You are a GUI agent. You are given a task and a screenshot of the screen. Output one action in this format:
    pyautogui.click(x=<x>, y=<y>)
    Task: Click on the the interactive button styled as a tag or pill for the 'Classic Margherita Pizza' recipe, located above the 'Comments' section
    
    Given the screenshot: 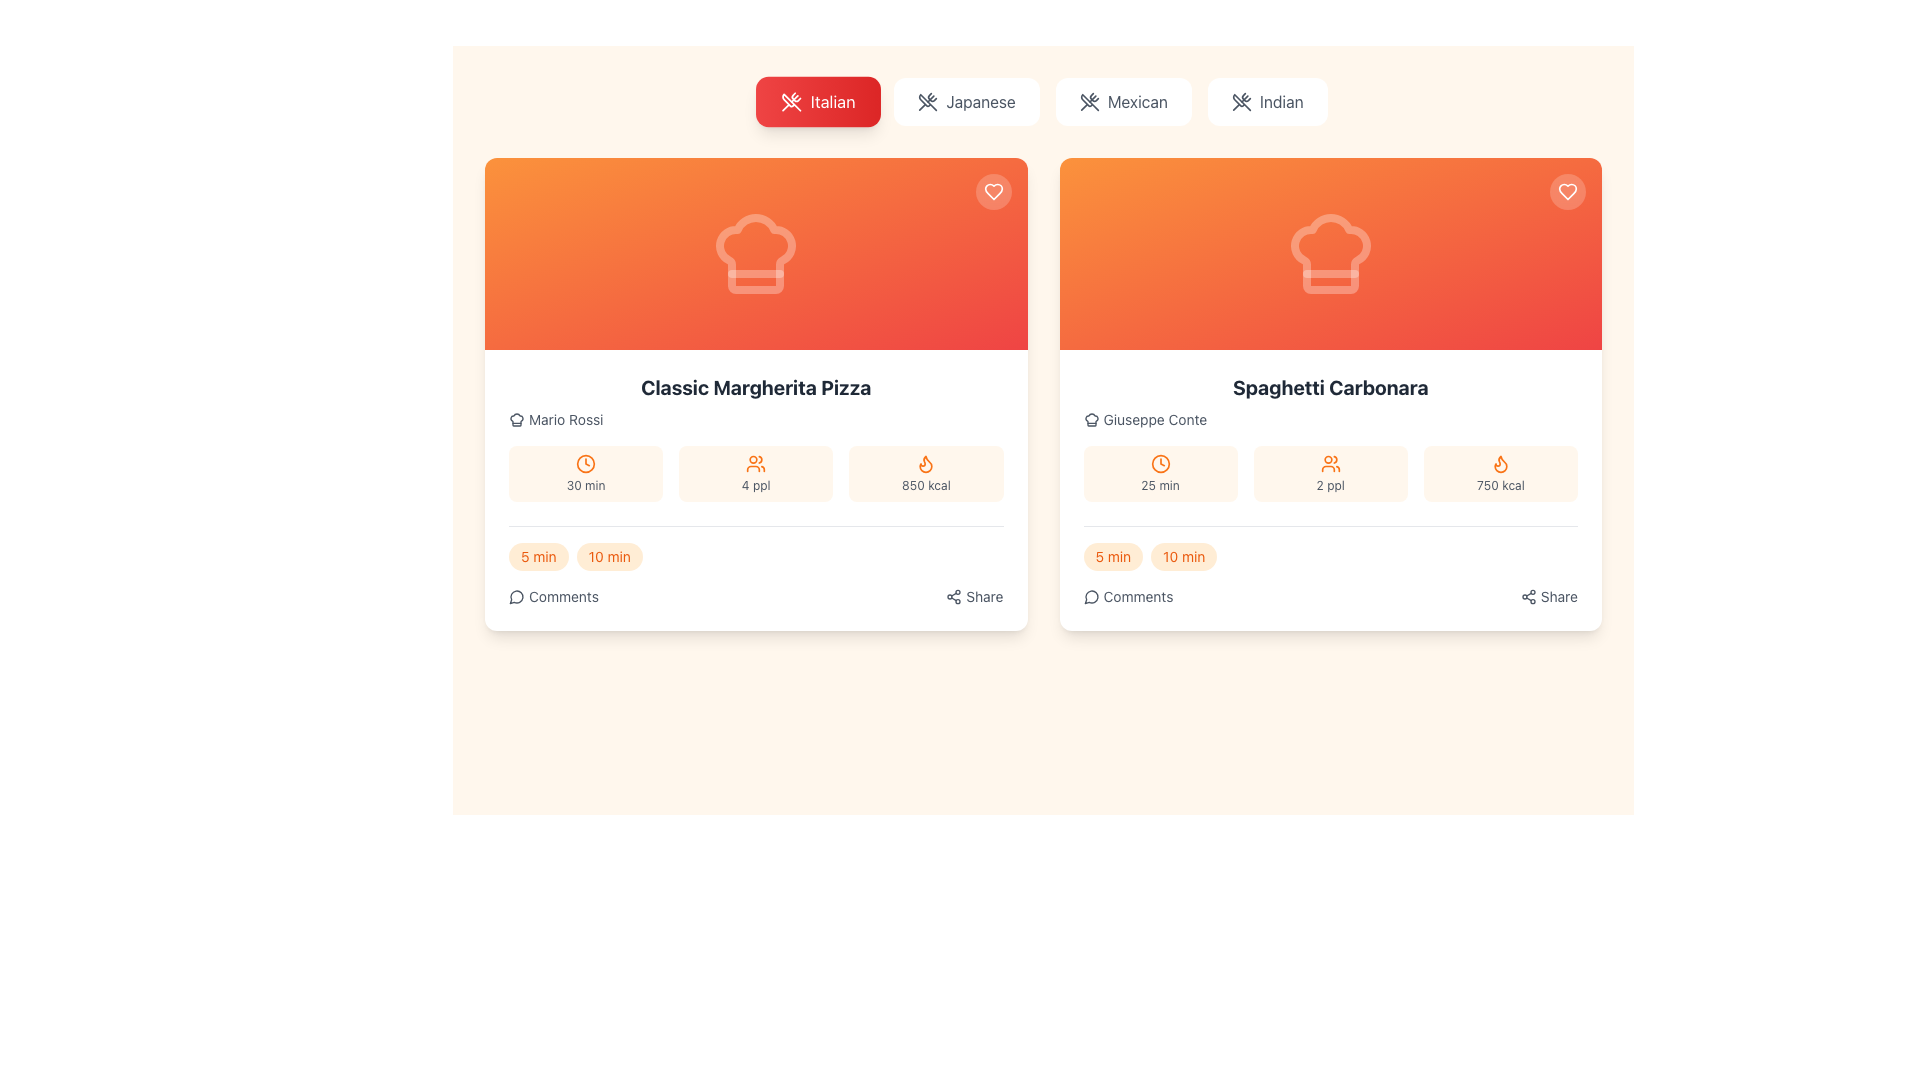 What is the action you would take?
    pyautogui.click(x=575, y=556)
    